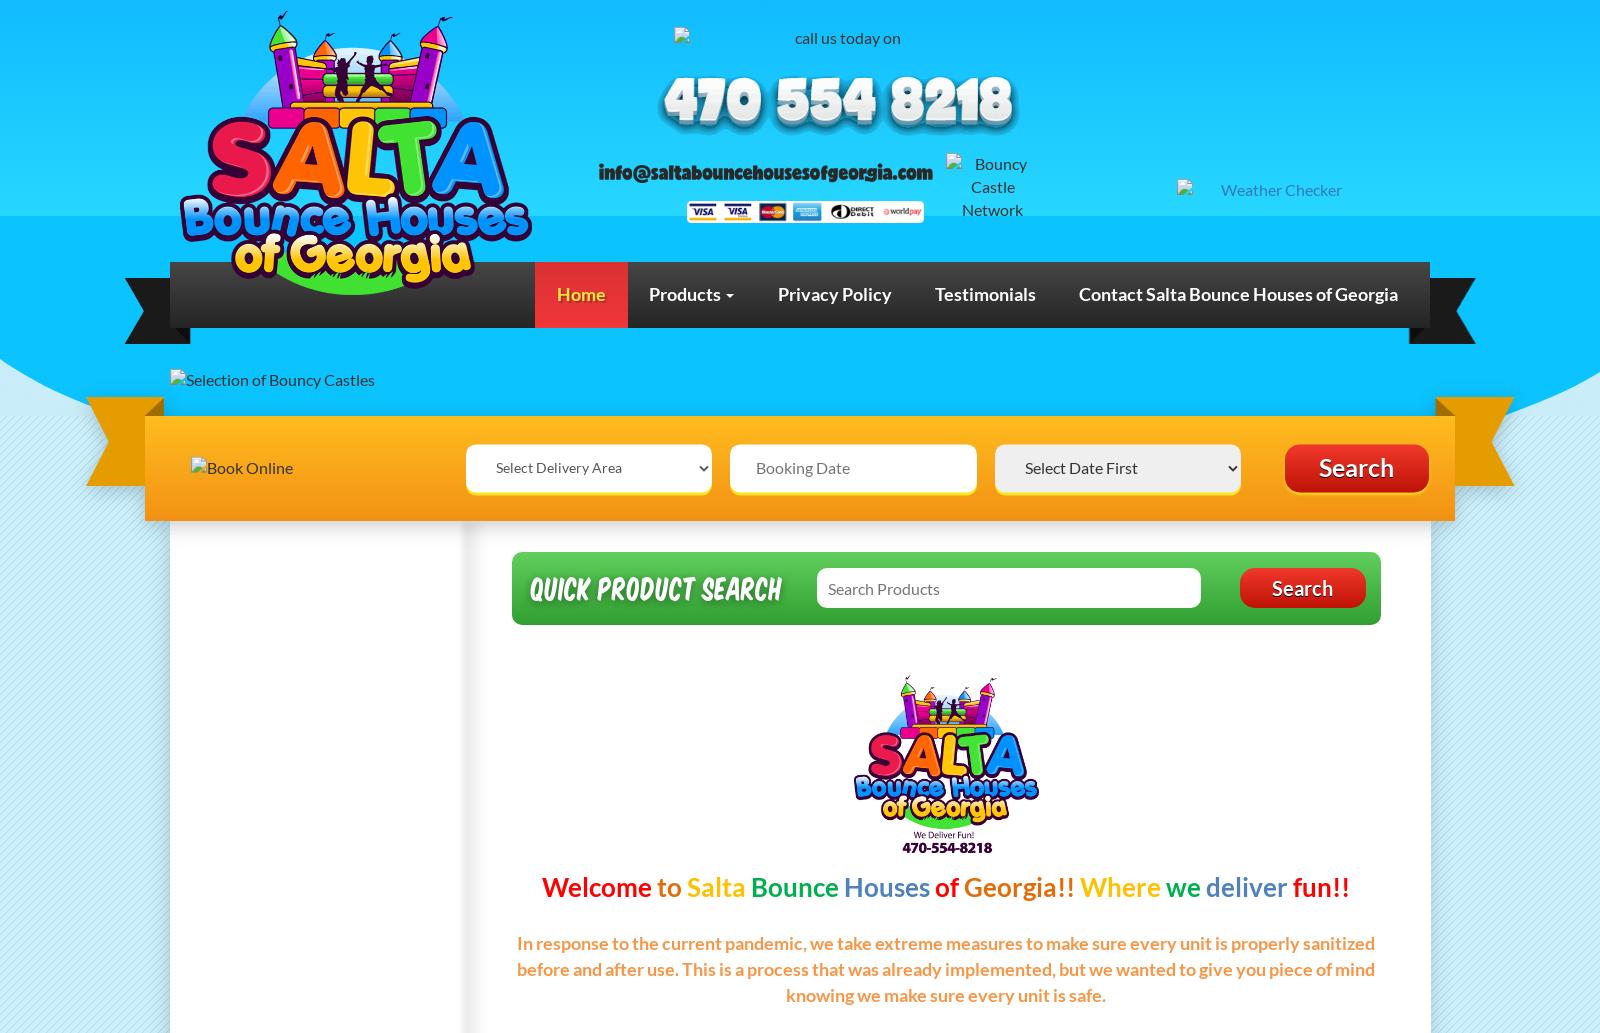  I want to click on 'fun!!', so click(1320, 885).